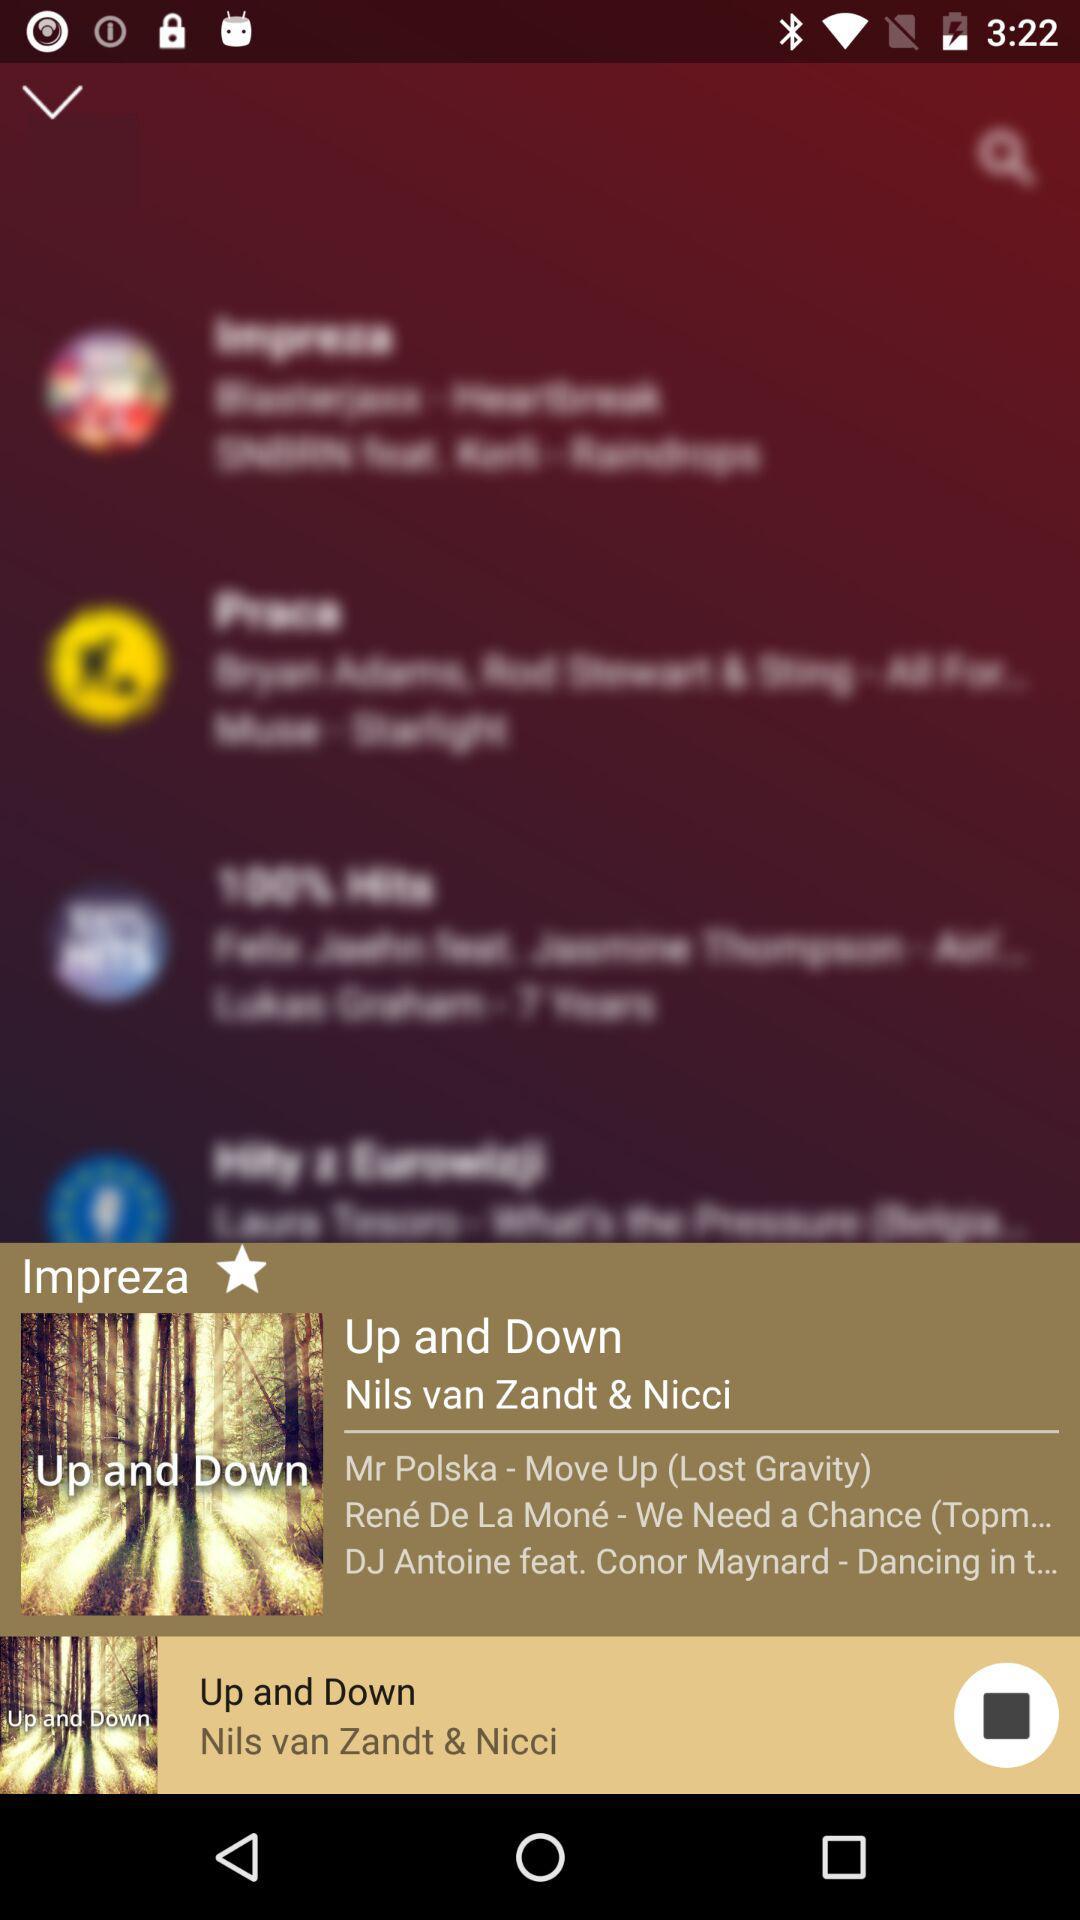  What do you see at coordinates (232, 1271) in the screenshot?
I see `icon next to impreza icon` at bounding box center [232, 1271].